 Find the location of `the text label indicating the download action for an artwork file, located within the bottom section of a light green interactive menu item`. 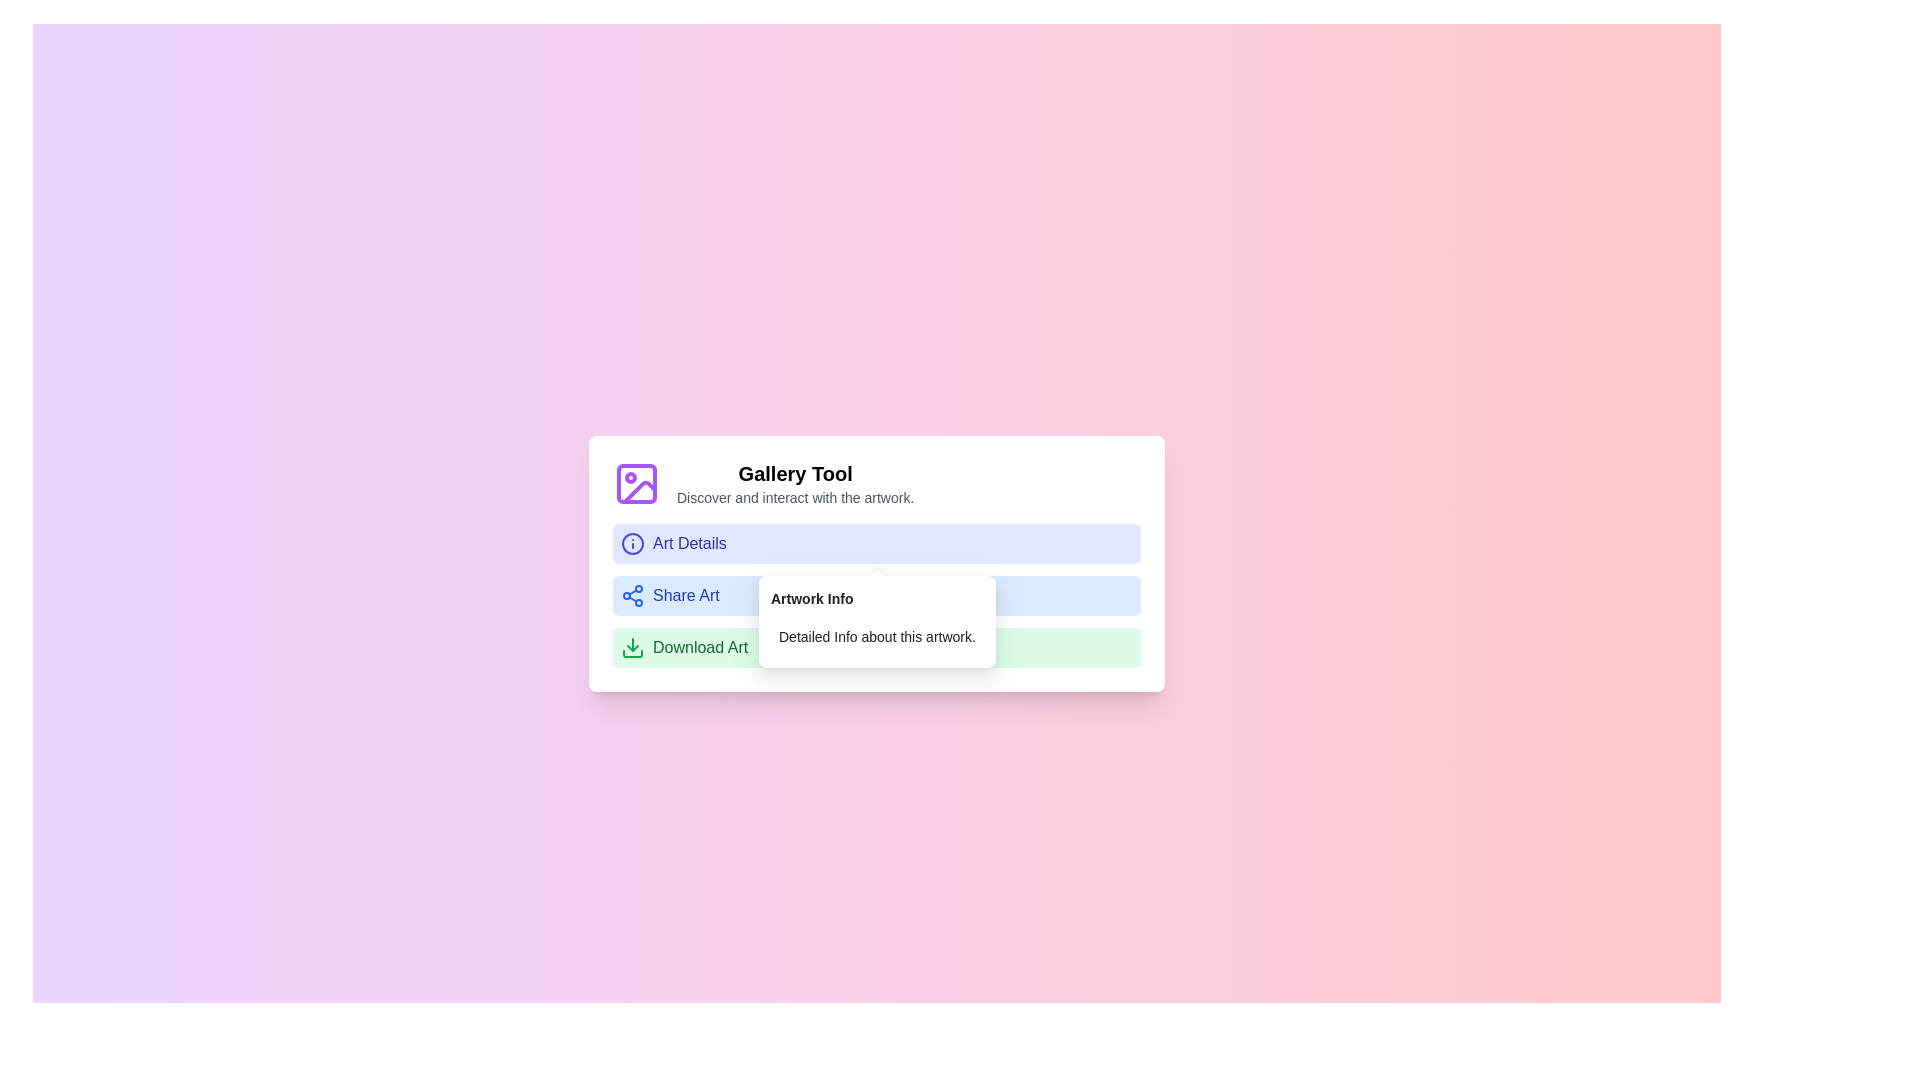

the text label indicating the download action for an artwork file, located within the bottom section of a light green interactive menu item is located at coordinates (700, 648).